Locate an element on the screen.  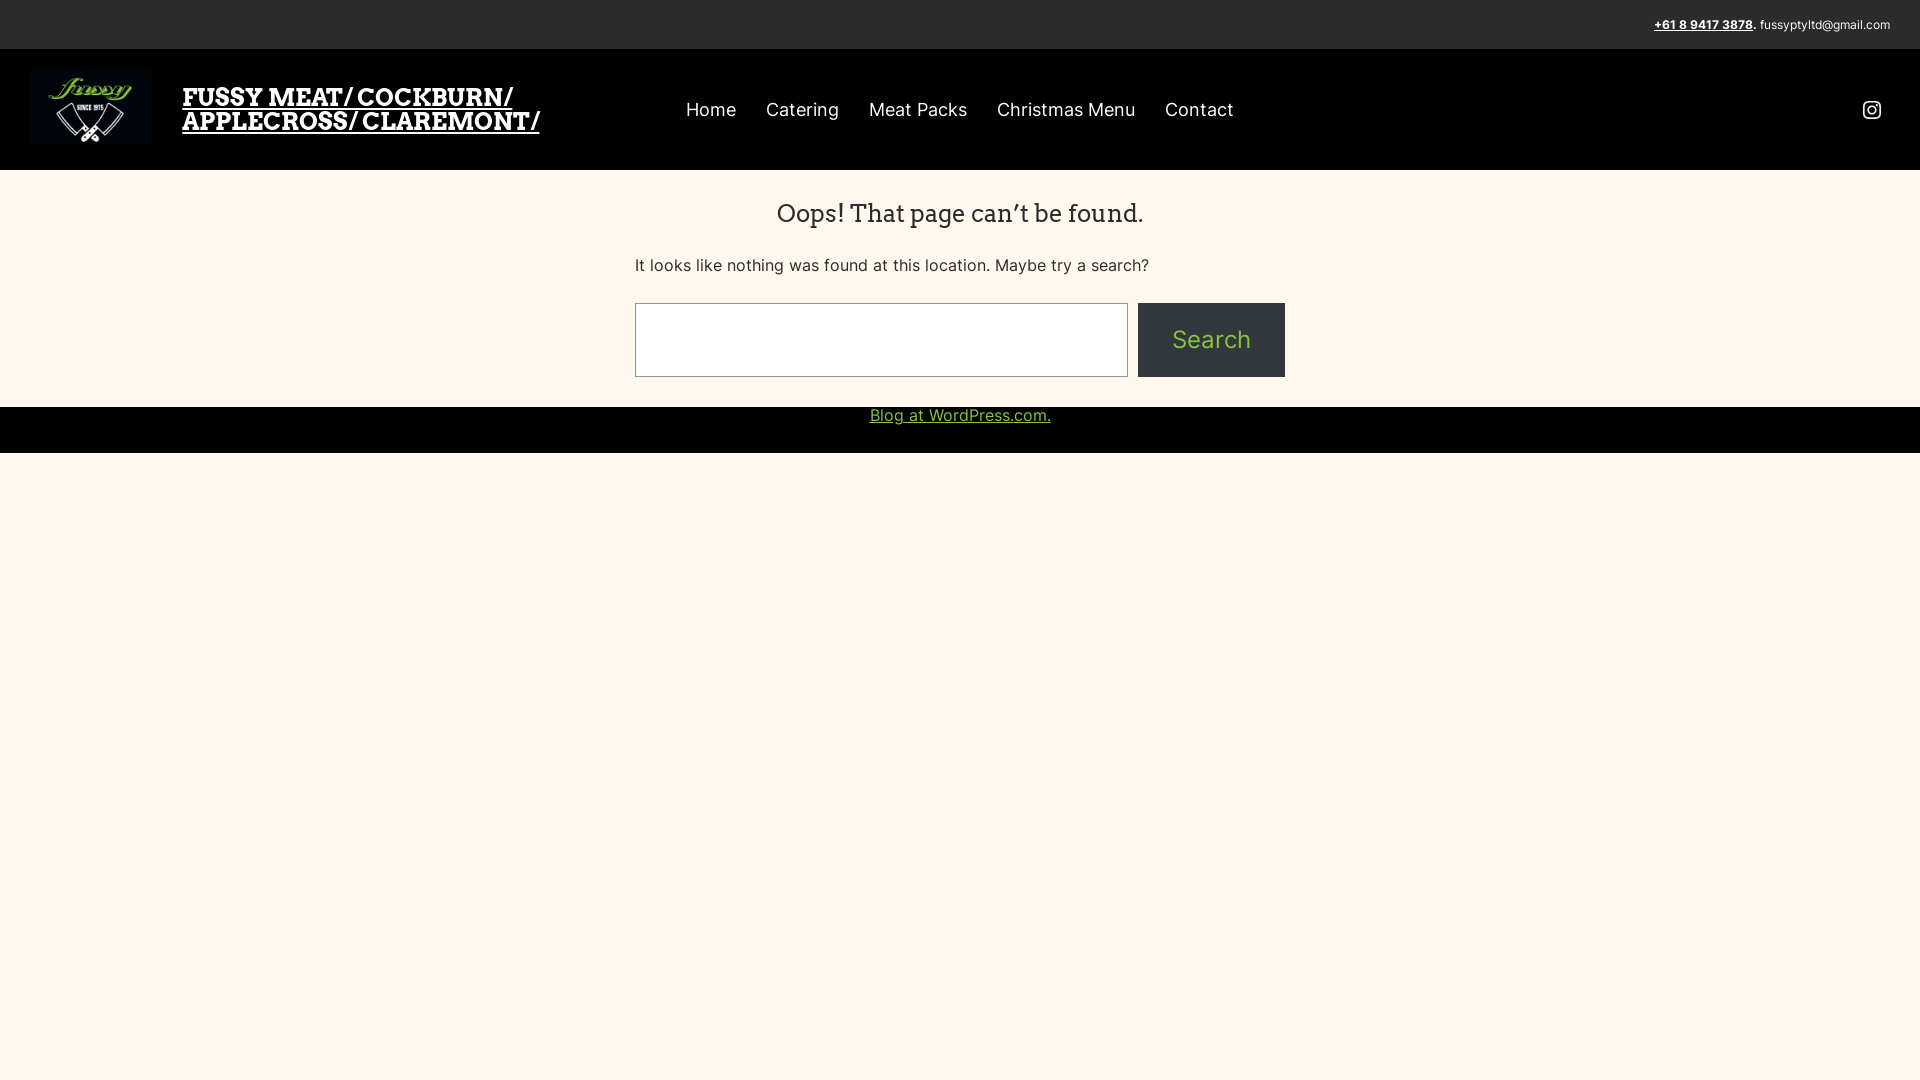
'Blog at WordPress.com.' is located at coordinates (960, 414).